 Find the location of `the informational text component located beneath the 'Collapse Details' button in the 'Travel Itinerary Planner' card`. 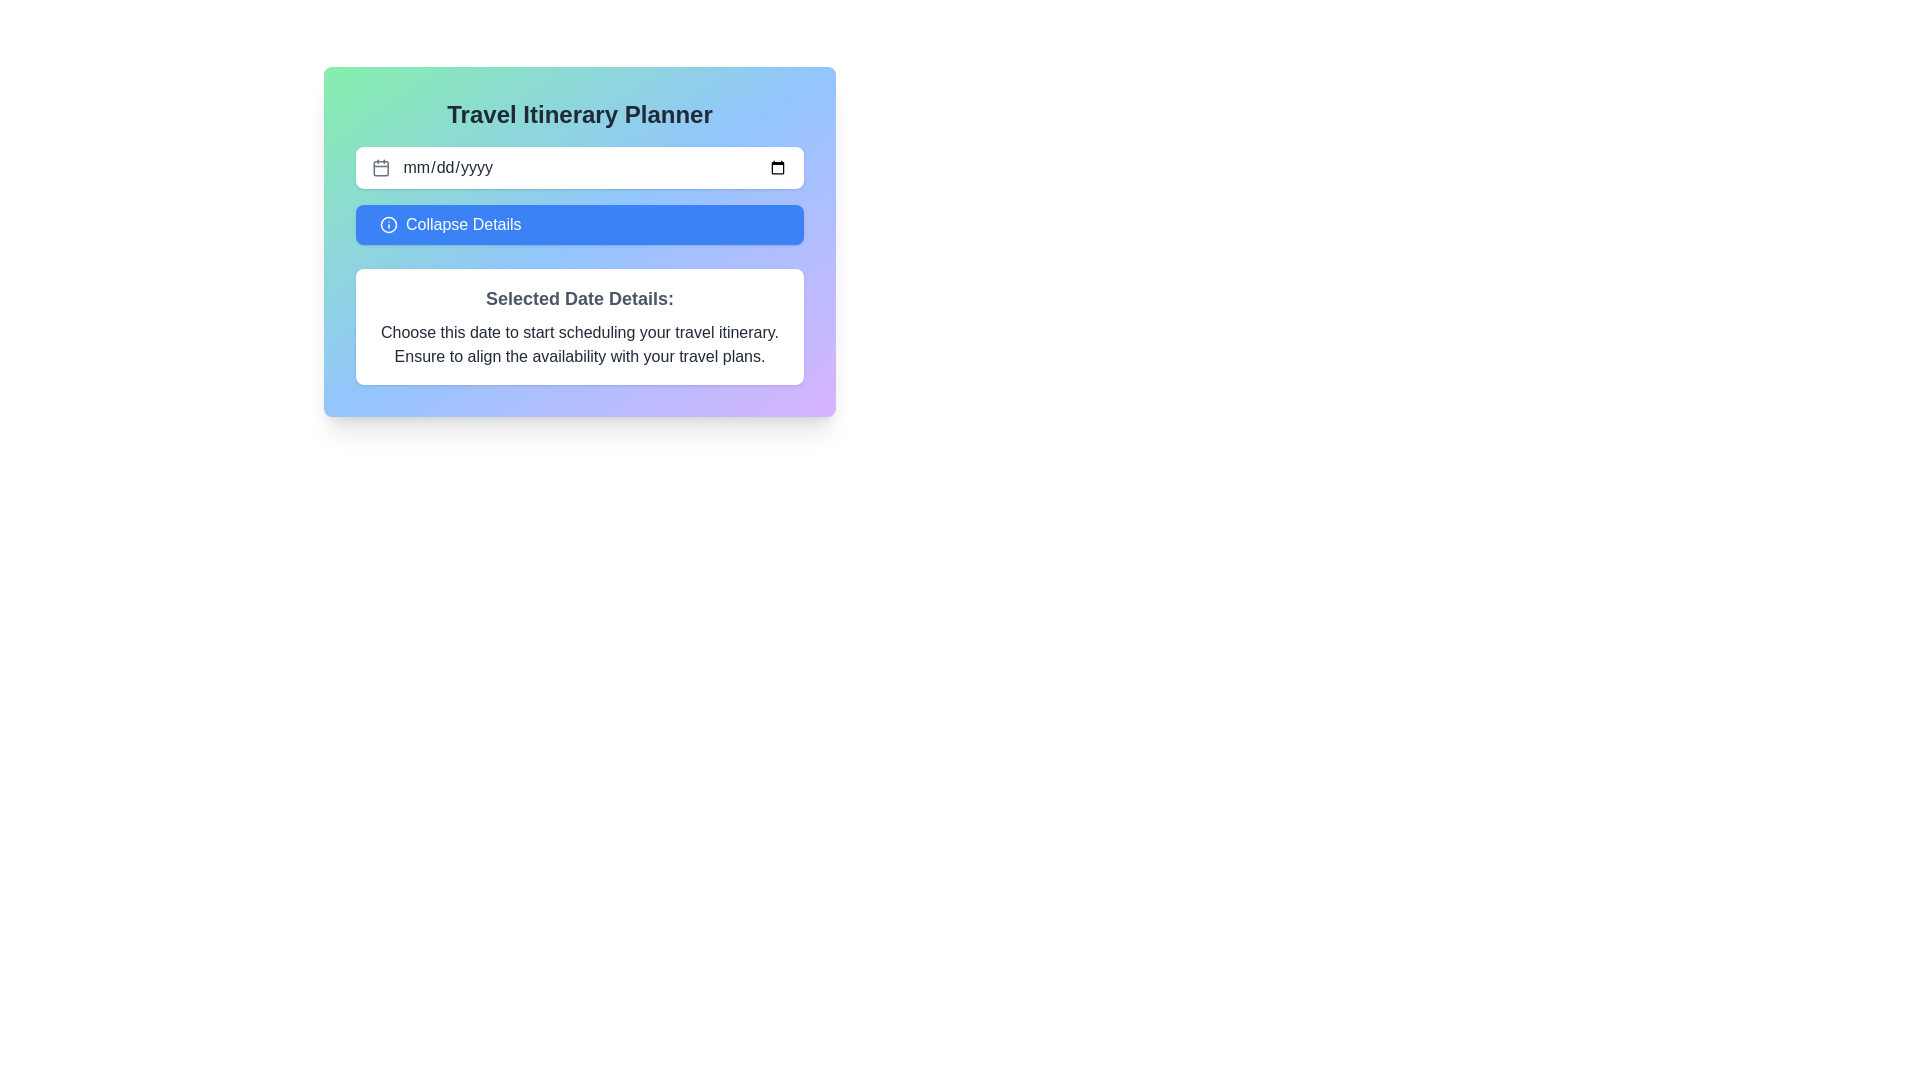

the informational text component located beneath the 'Collapse Details' button in the 'Travel Itinerary Planner' card is located at coordinates (579, 326).